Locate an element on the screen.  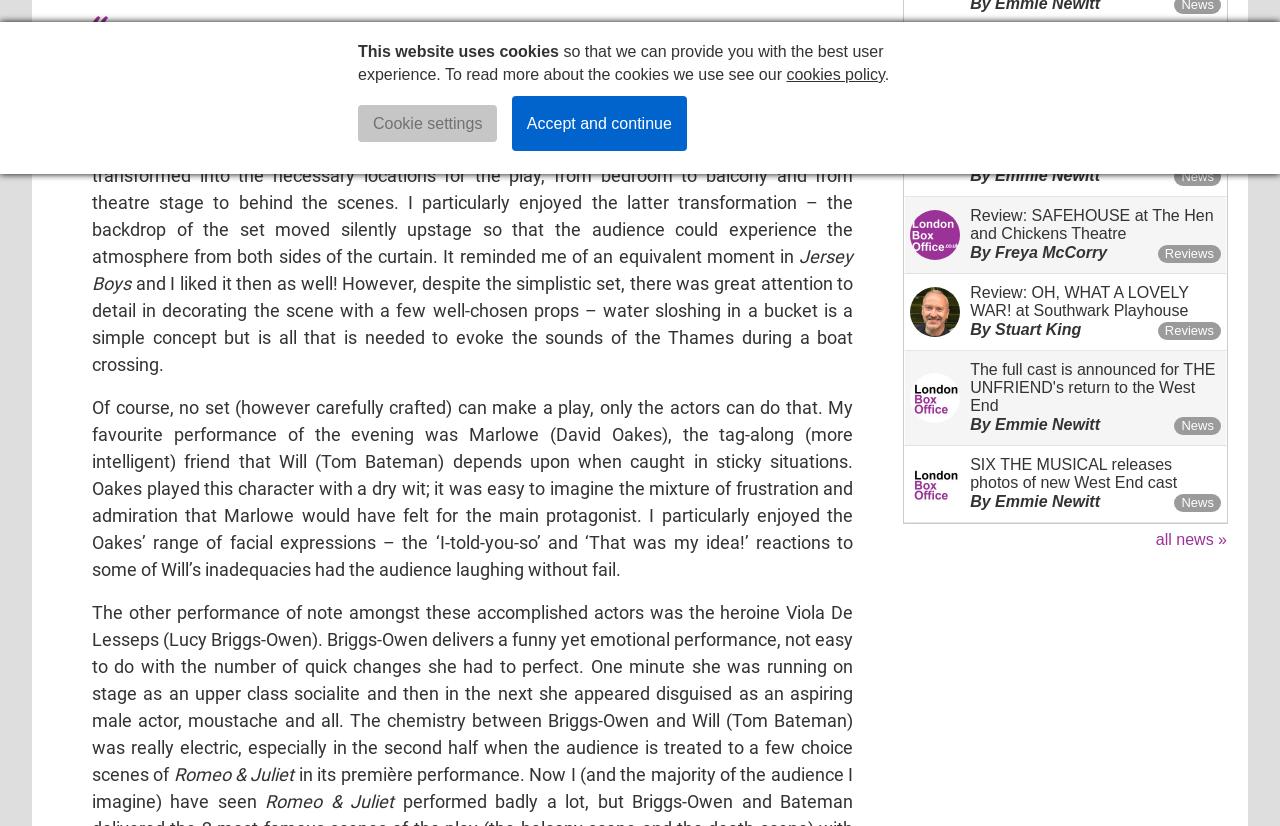
'SIX THE MUSICAL releases photos of new West End cast' is located at coordinates (1072, 472).